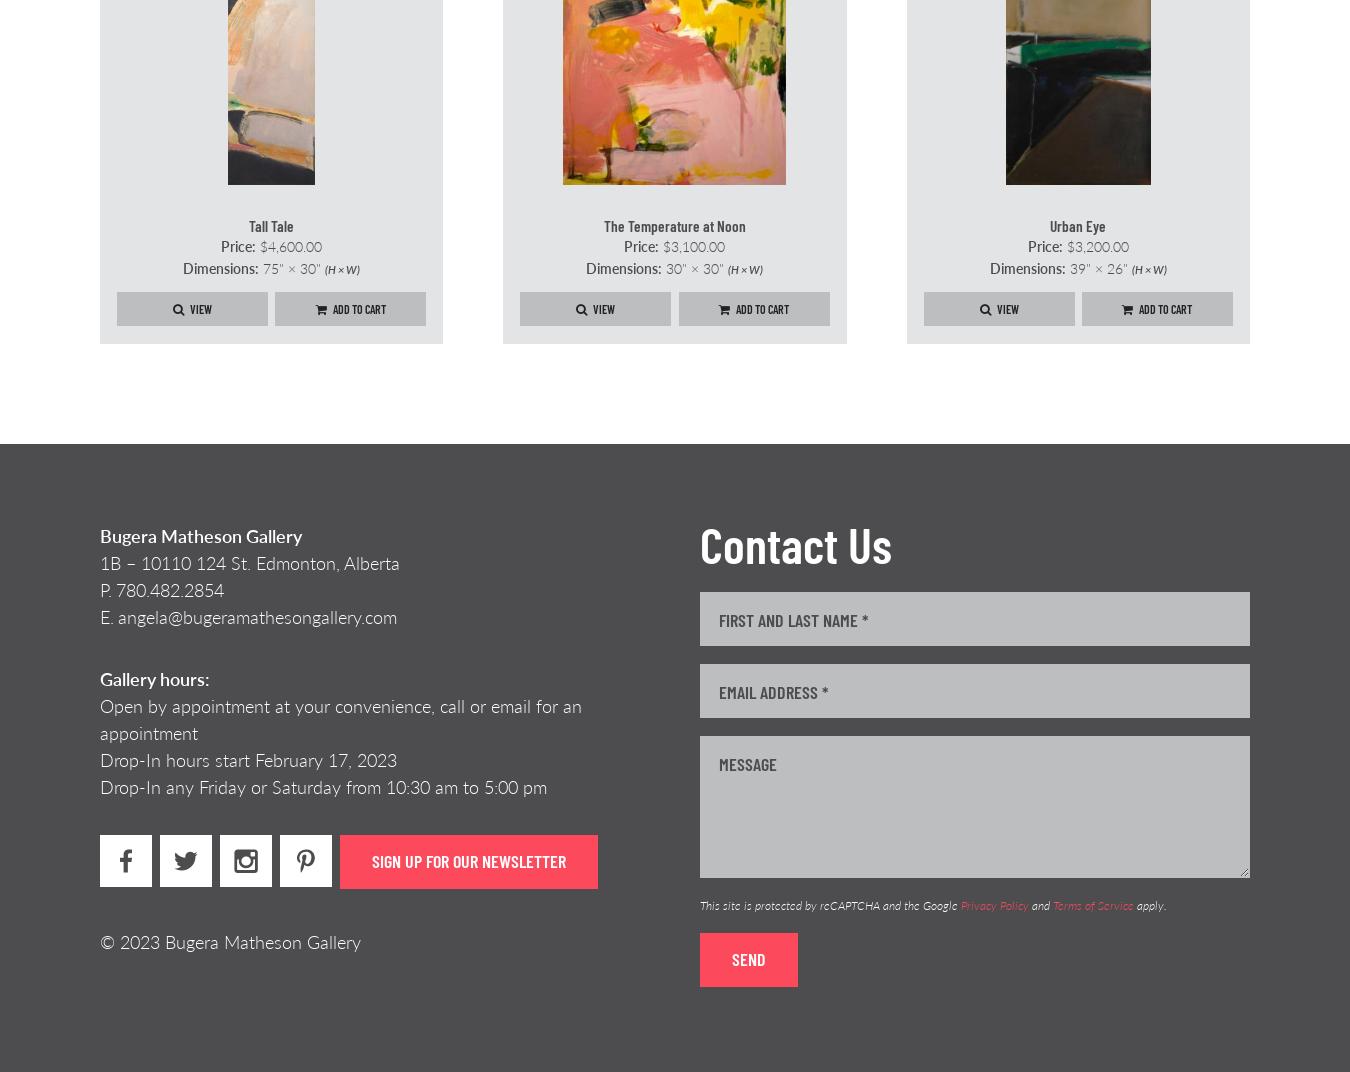  I want to click on '$3,100.00', so click(691, 244).